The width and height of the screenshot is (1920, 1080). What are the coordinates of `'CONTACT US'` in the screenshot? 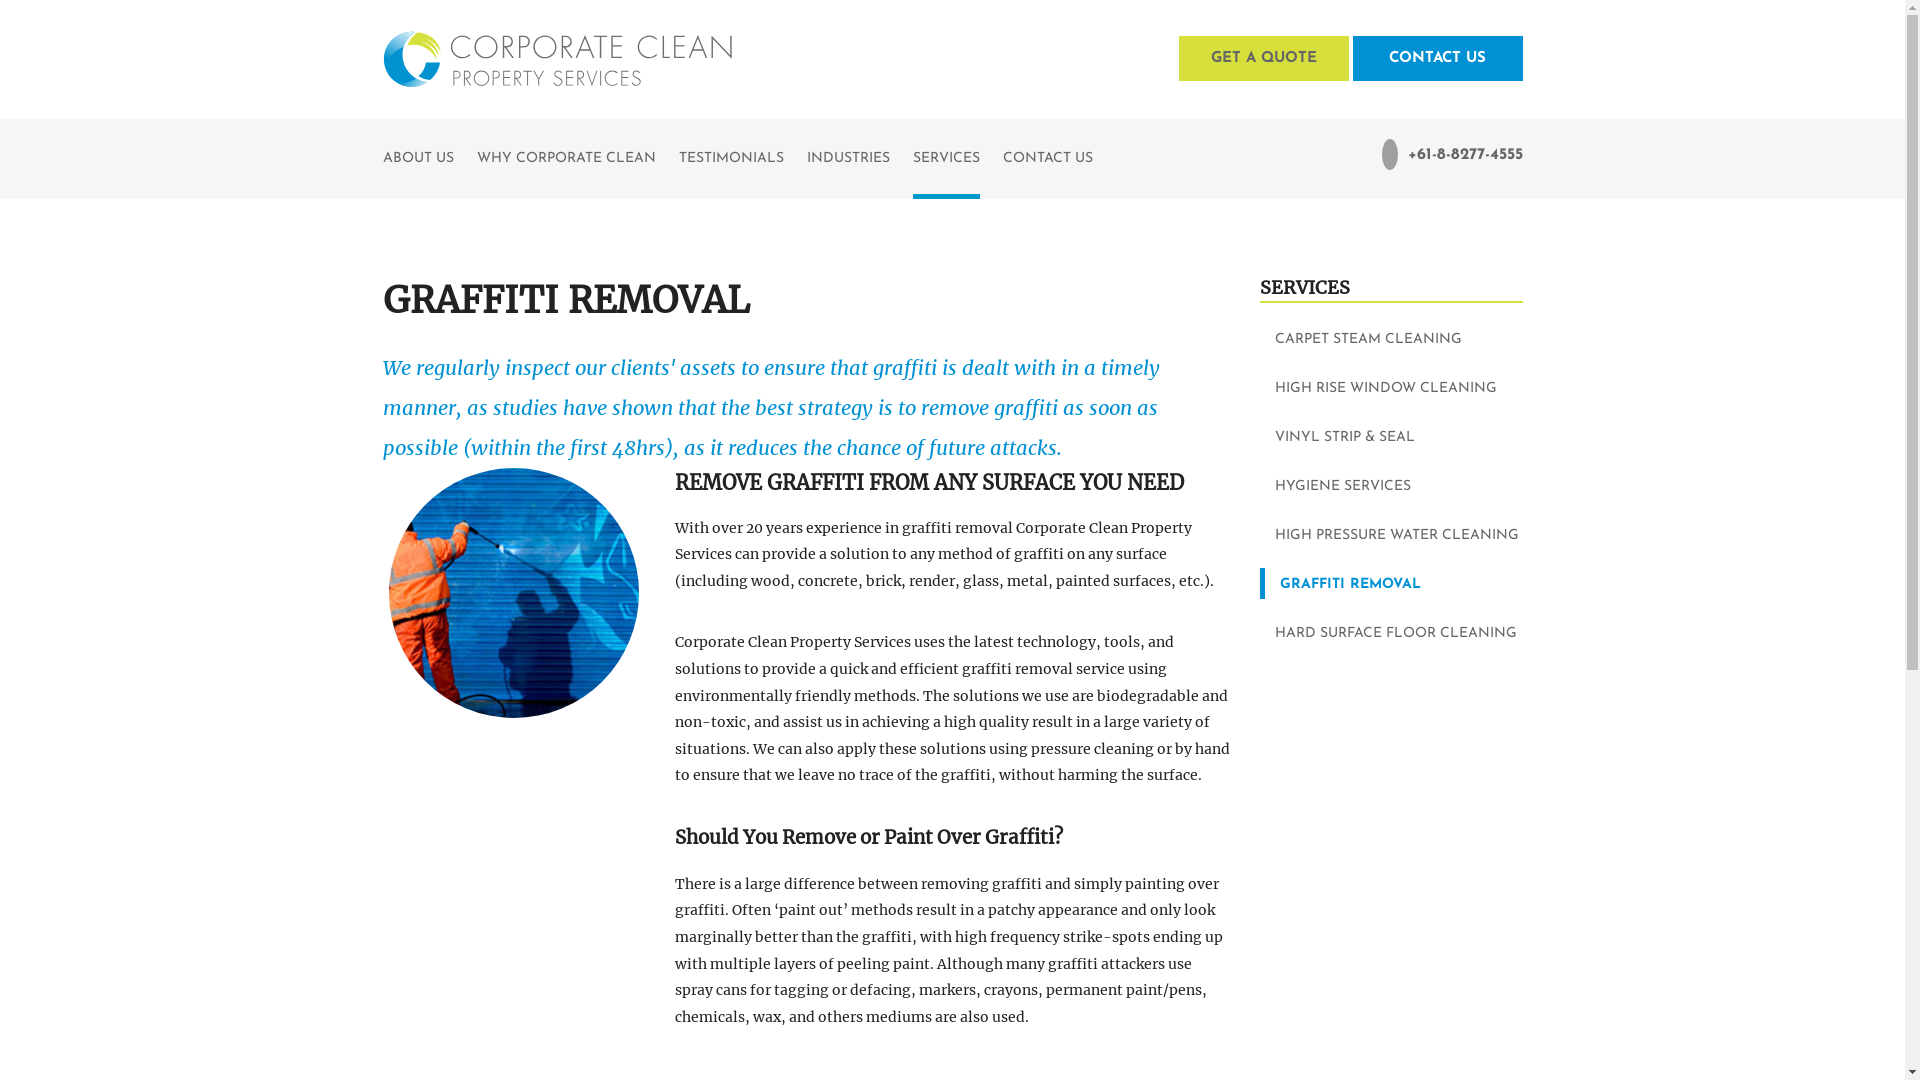 It's located at (1045, 157).